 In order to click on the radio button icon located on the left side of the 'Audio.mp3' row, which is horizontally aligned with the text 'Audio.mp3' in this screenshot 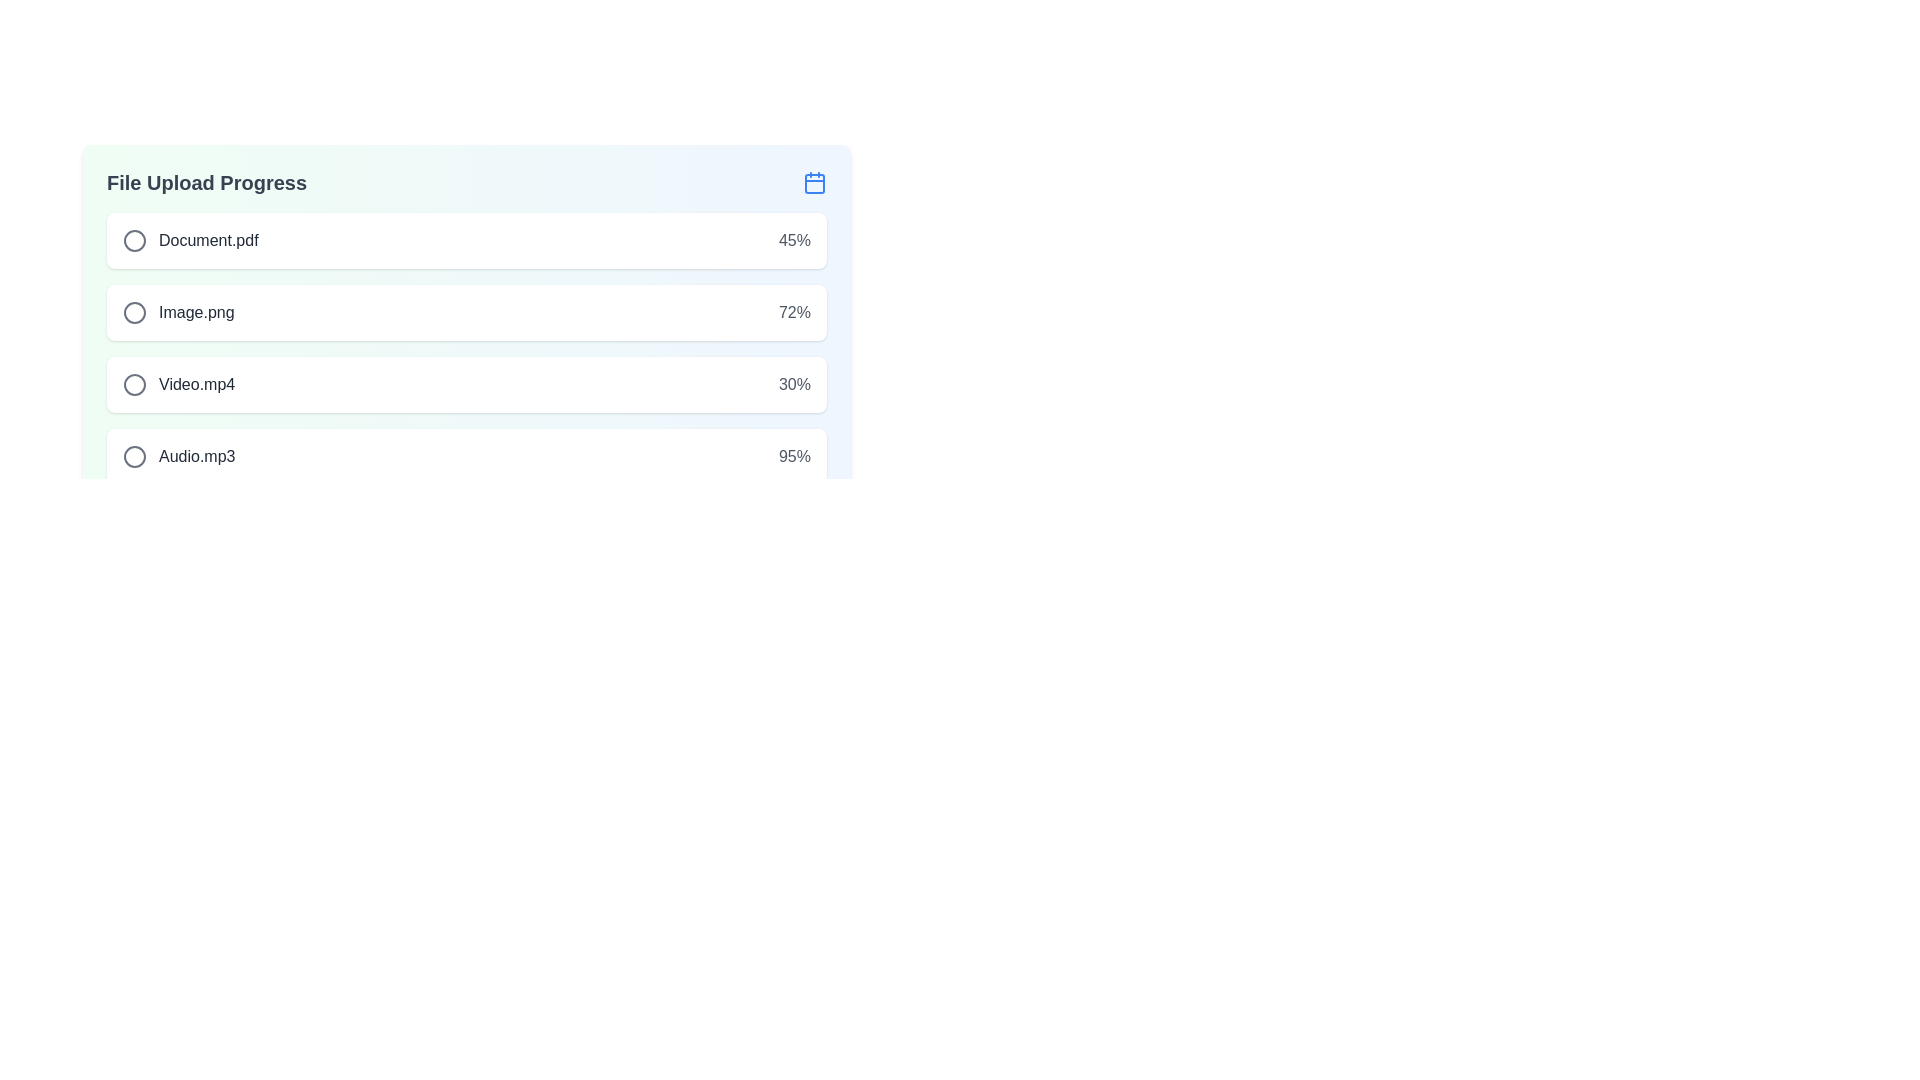, I will do `click(133, 456)`.